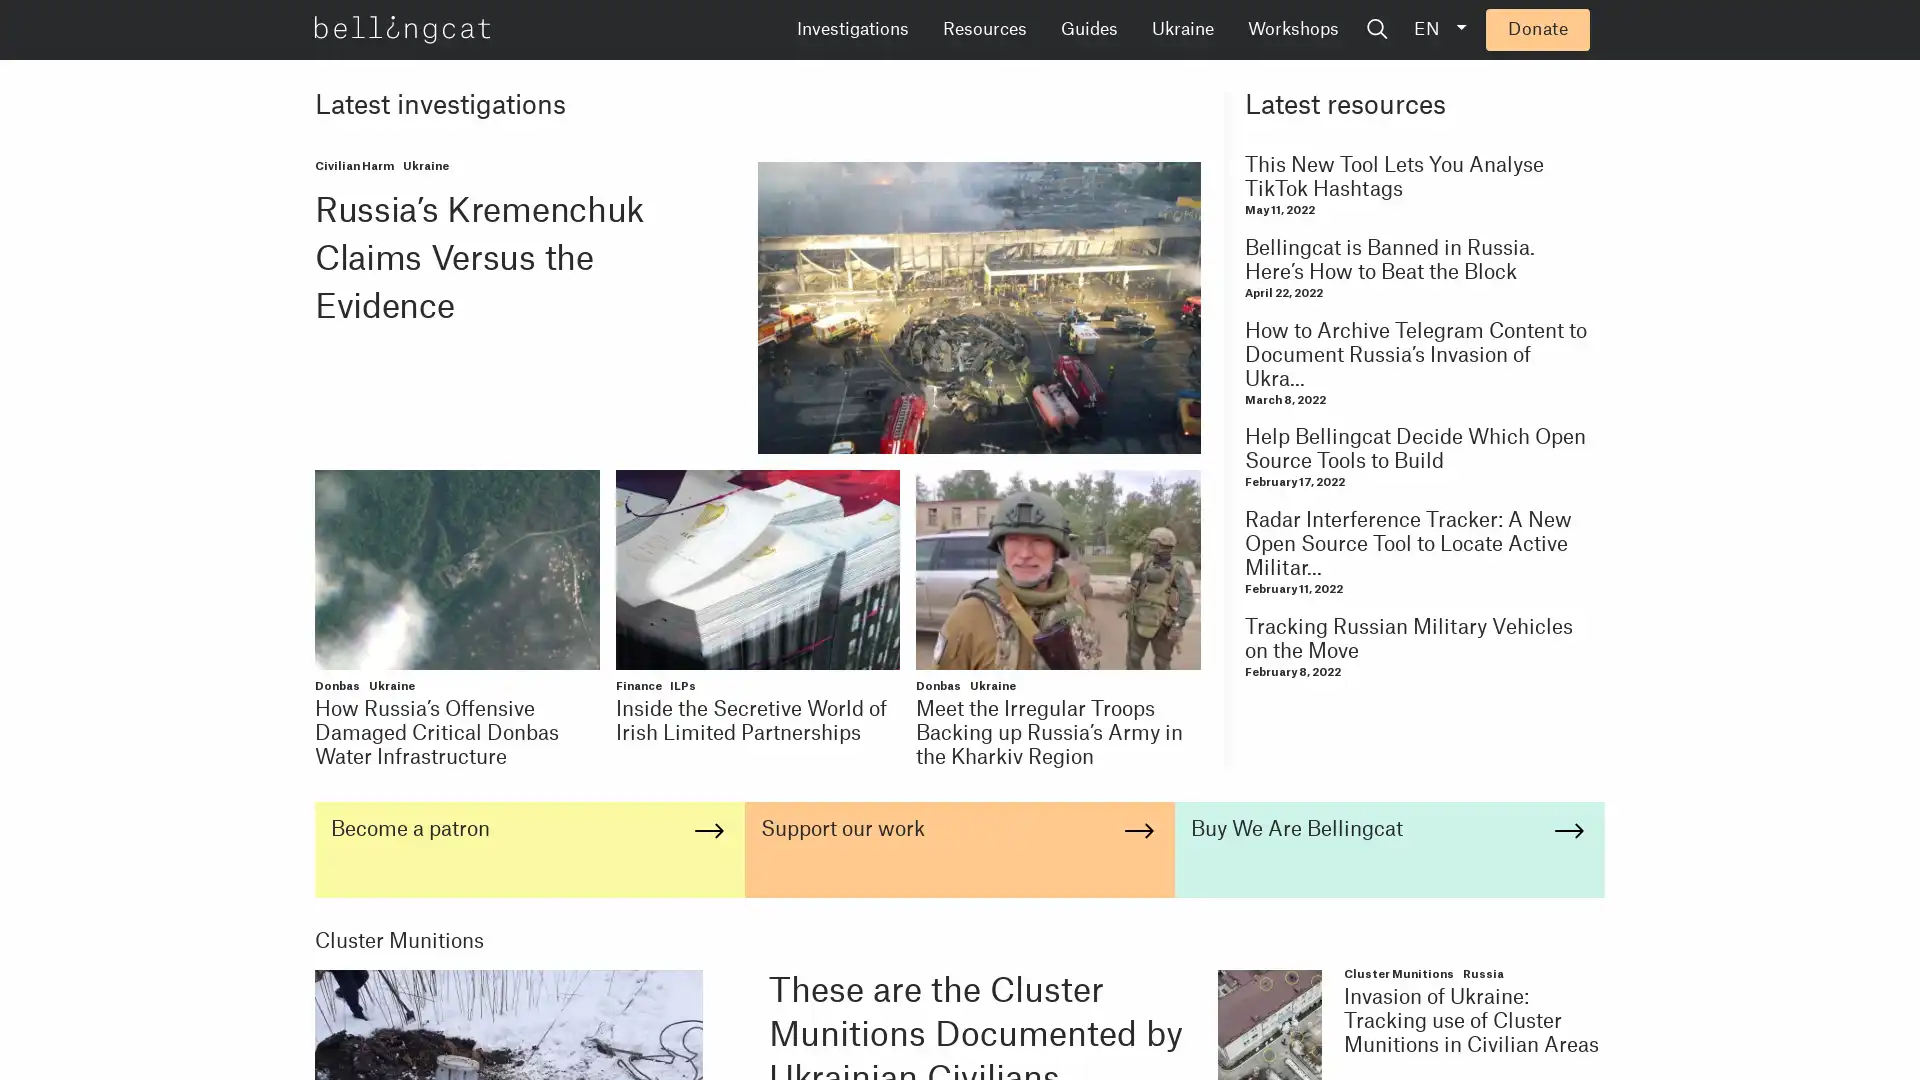 The width and height of the screenshot is (1920, 1080). What do you see at coordinates (1529, 30) in the screenshot?
I see `Search` at bounding box center [1529, 30].